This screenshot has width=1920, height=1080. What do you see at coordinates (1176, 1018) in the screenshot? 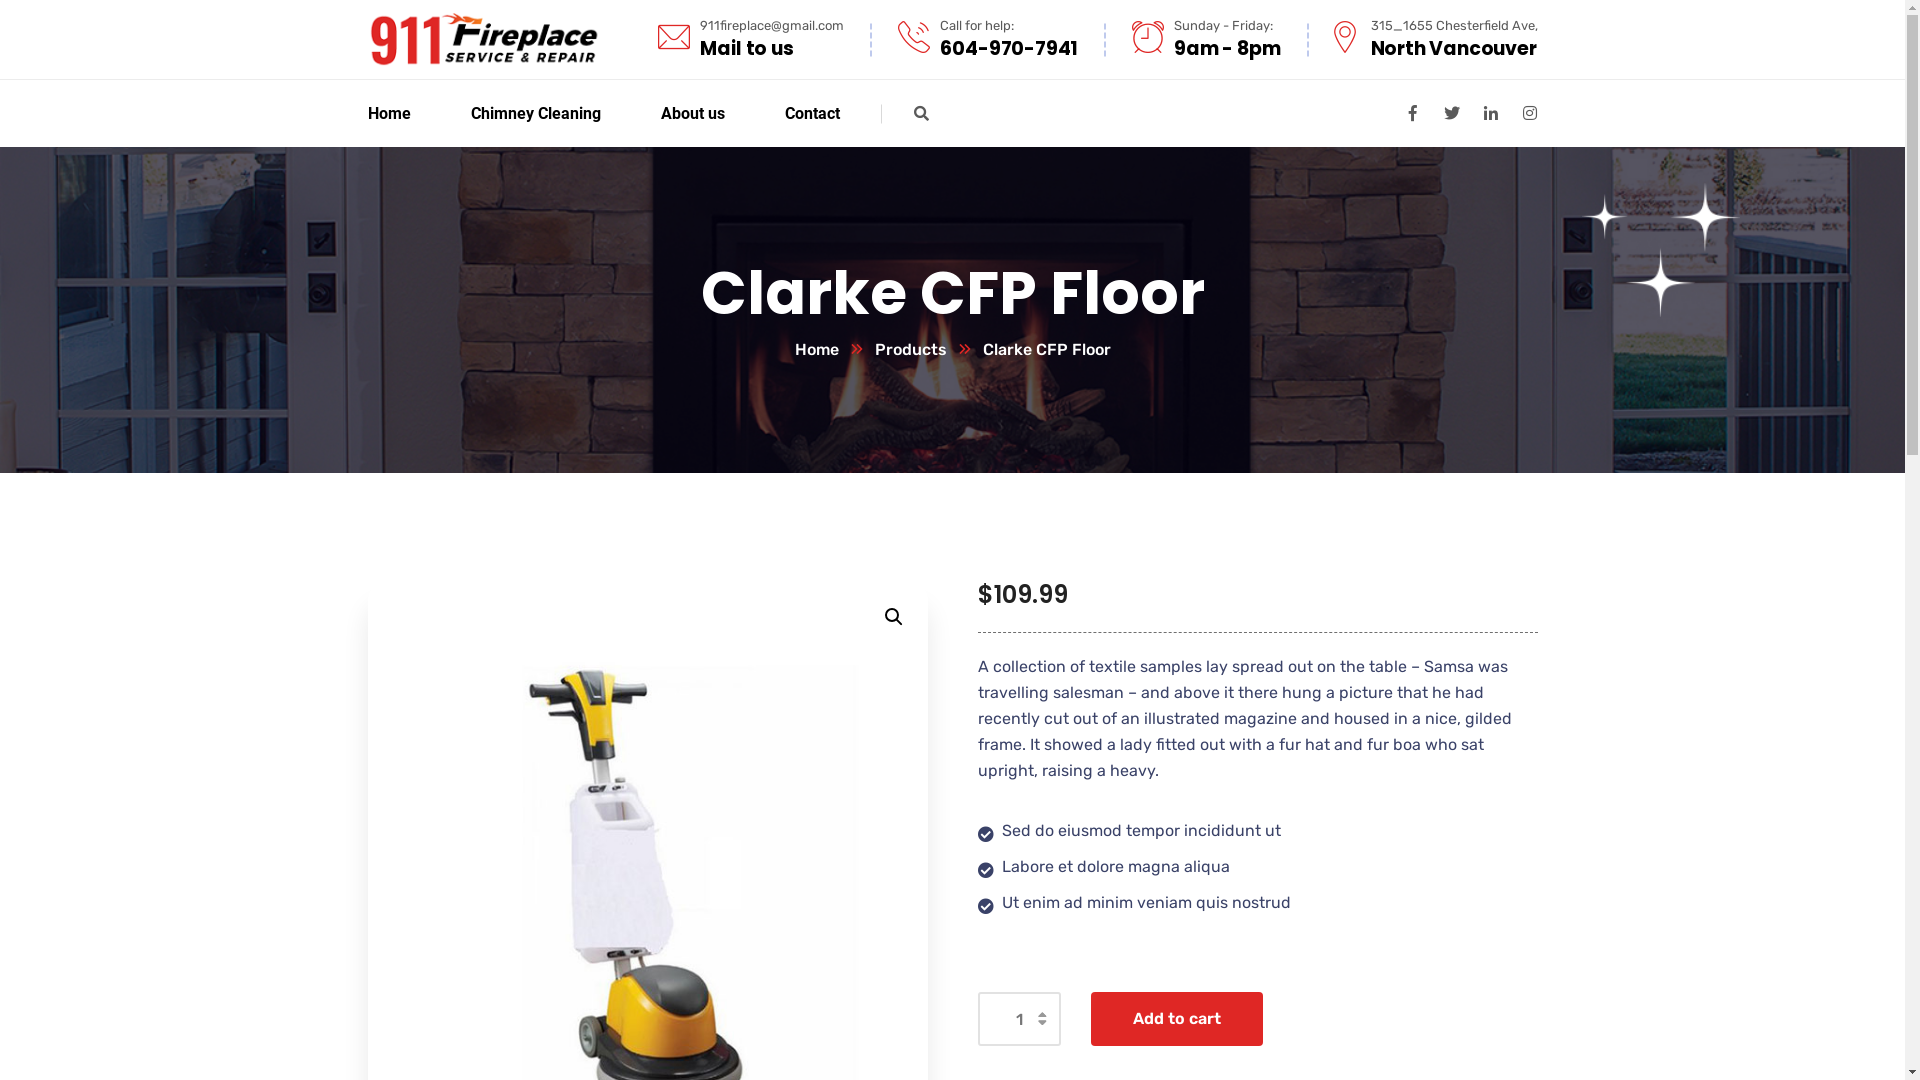
I see `'Add to cart'` at bounding box center [1176, 1018].